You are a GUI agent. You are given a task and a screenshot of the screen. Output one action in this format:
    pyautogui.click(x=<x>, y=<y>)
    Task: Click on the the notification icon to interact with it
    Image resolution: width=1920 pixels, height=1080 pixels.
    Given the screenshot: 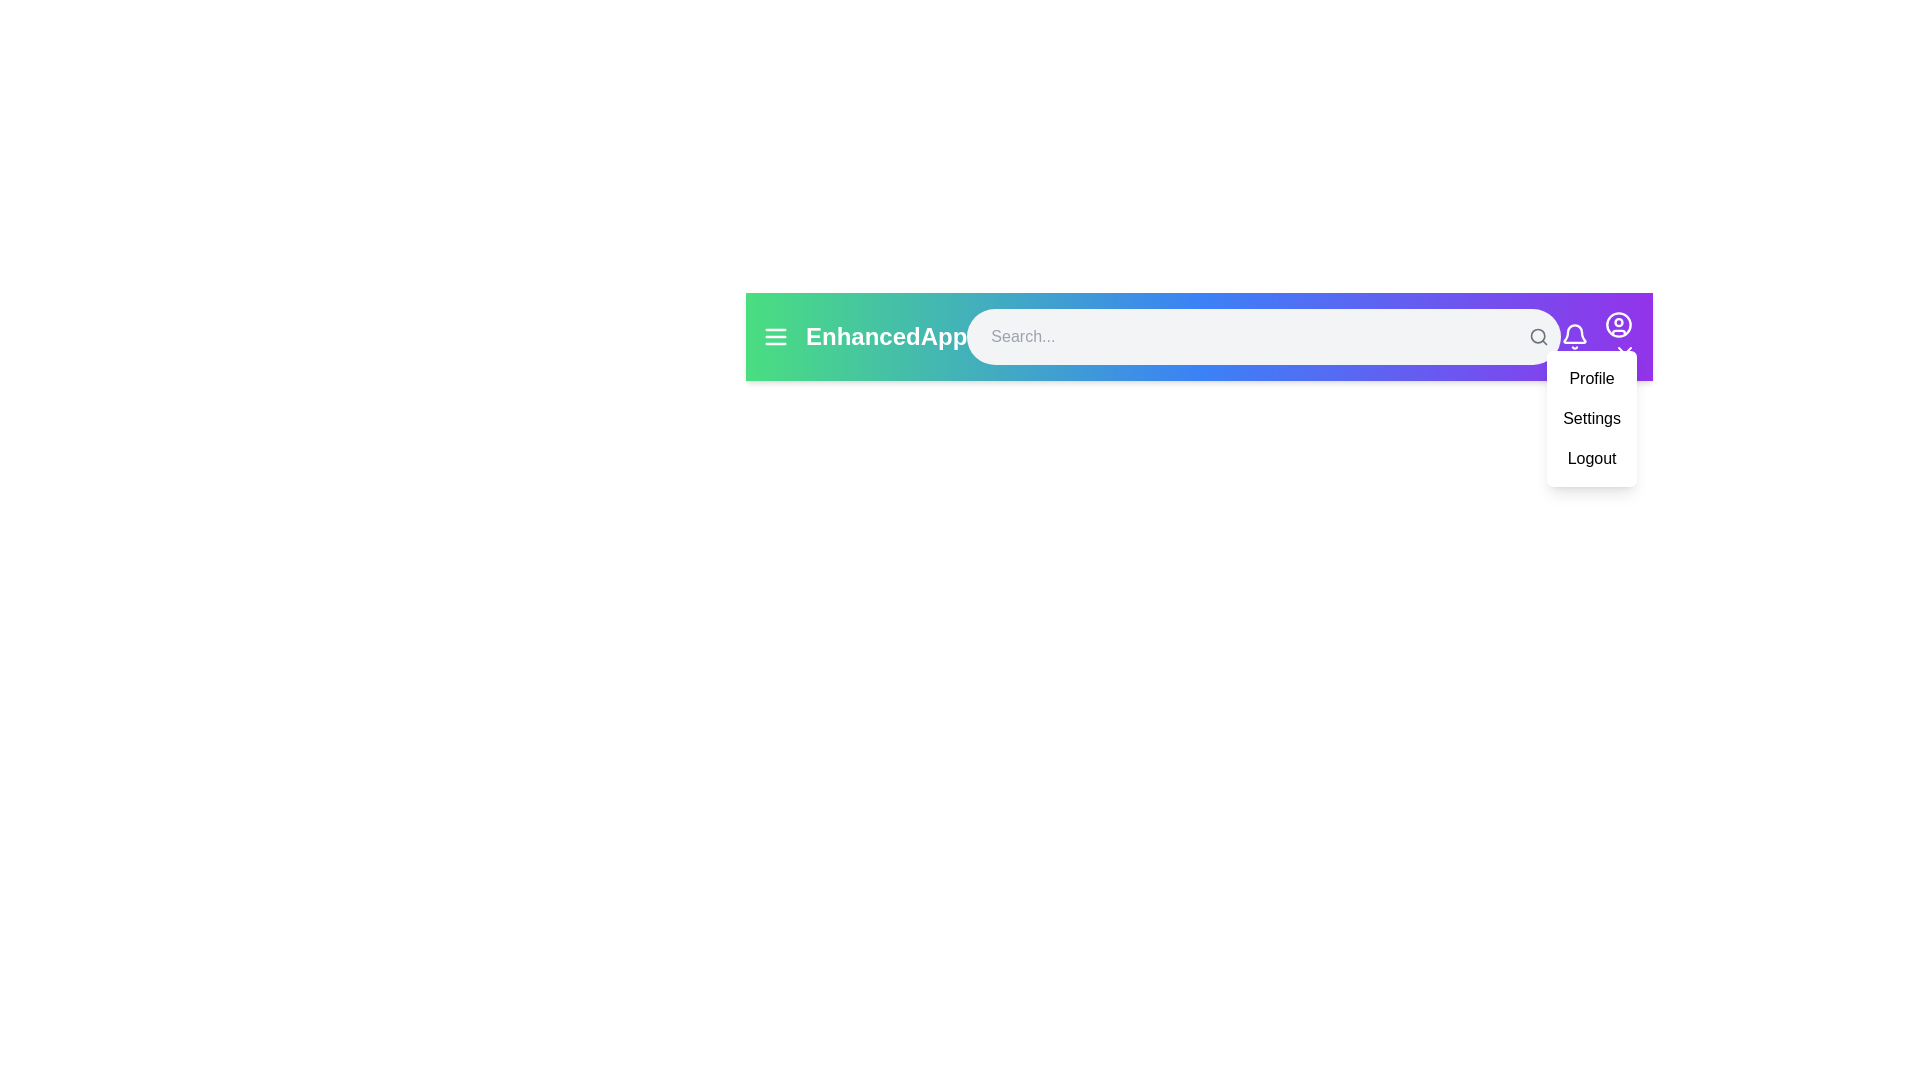 What is the action you would take?
    pyautogui.click(x=1573, y=335)
    